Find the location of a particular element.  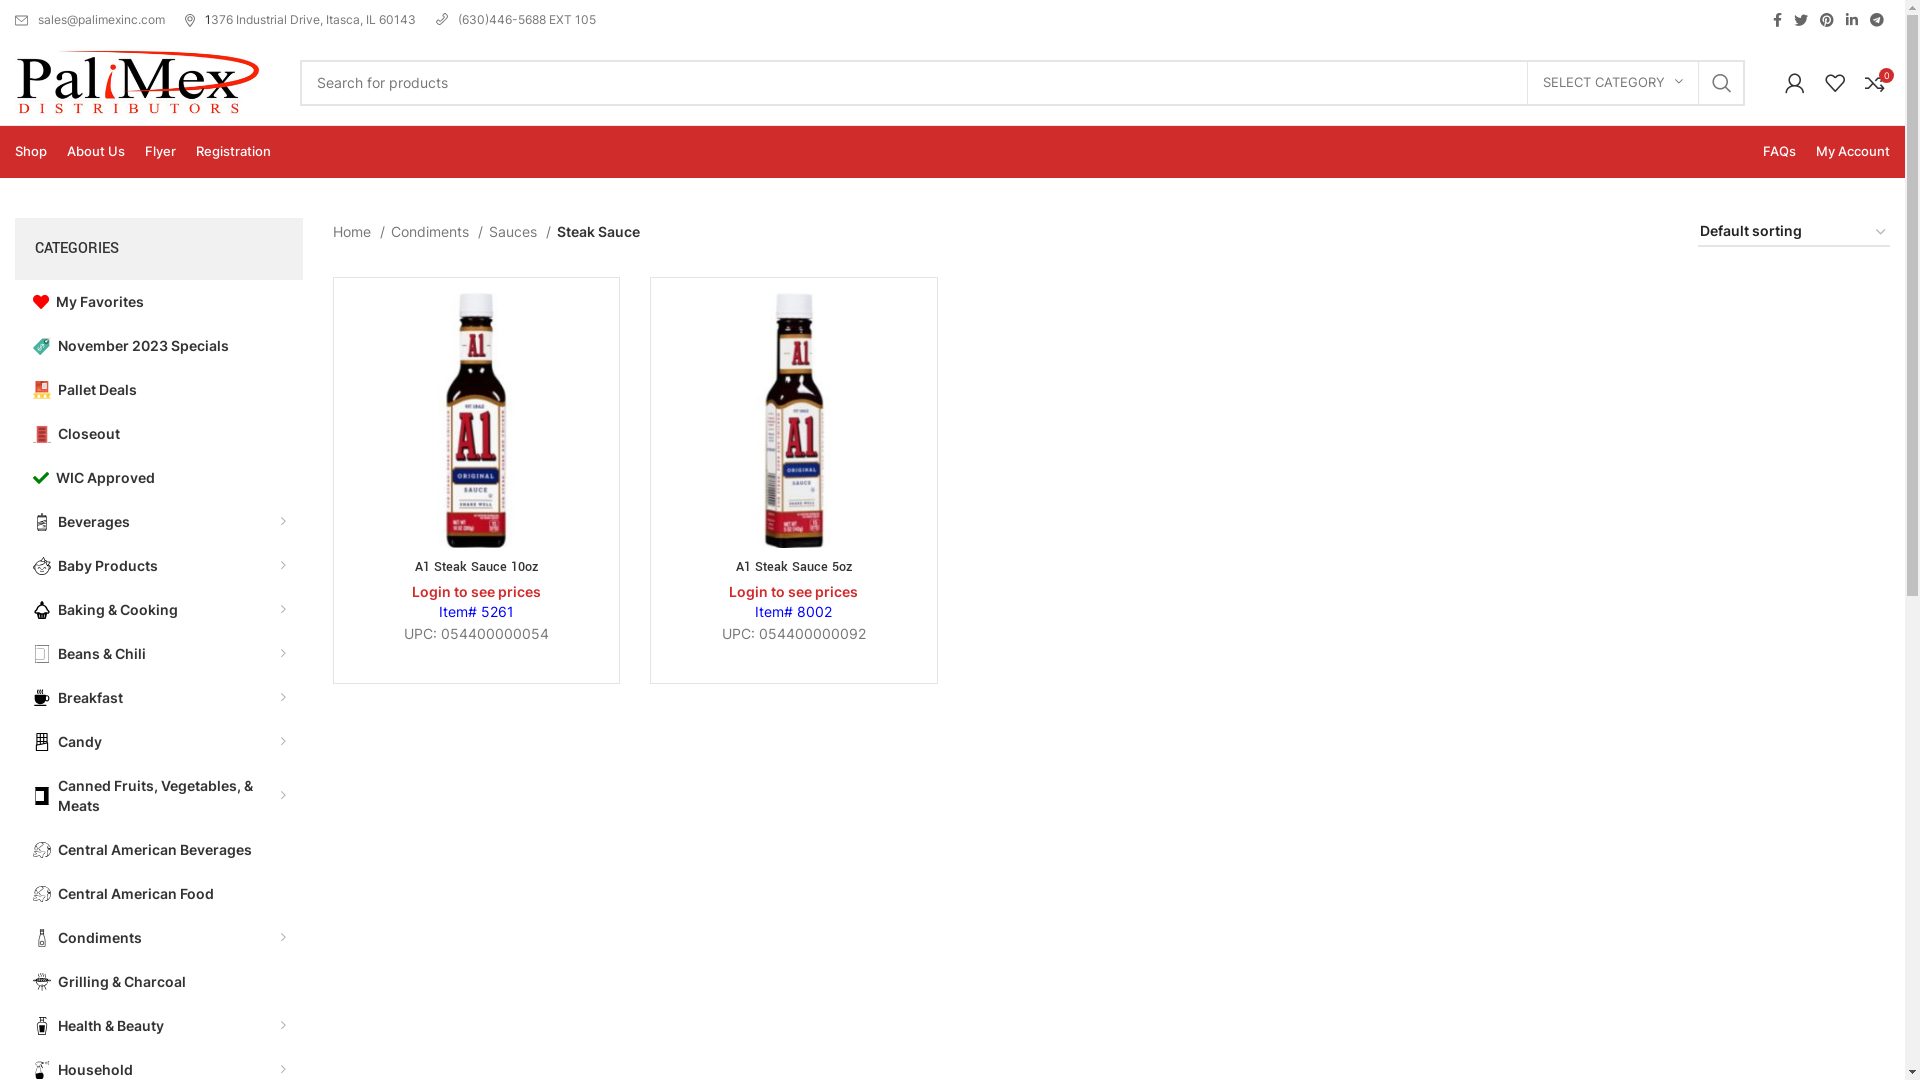

'SELECT CATEGORY' is located at coordinates (1525, 82).